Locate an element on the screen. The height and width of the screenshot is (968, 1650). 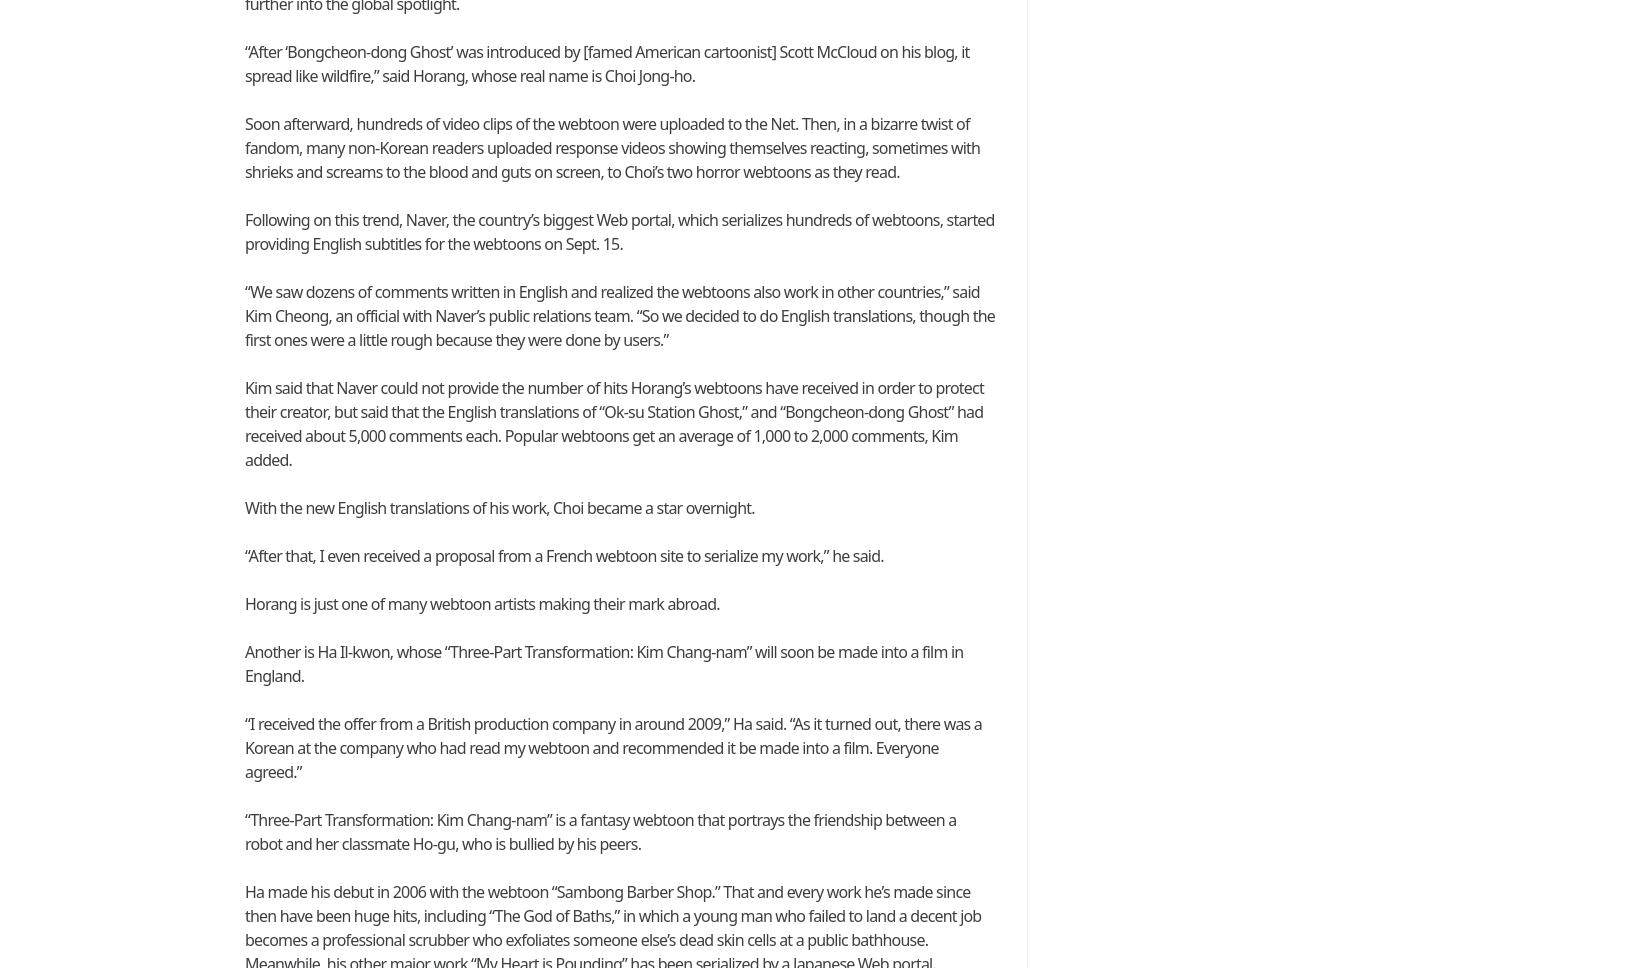
'“After that, I even received a proposal from a French webtoon site to serialize my work,” he said.' is located at coordinates (562, 555).